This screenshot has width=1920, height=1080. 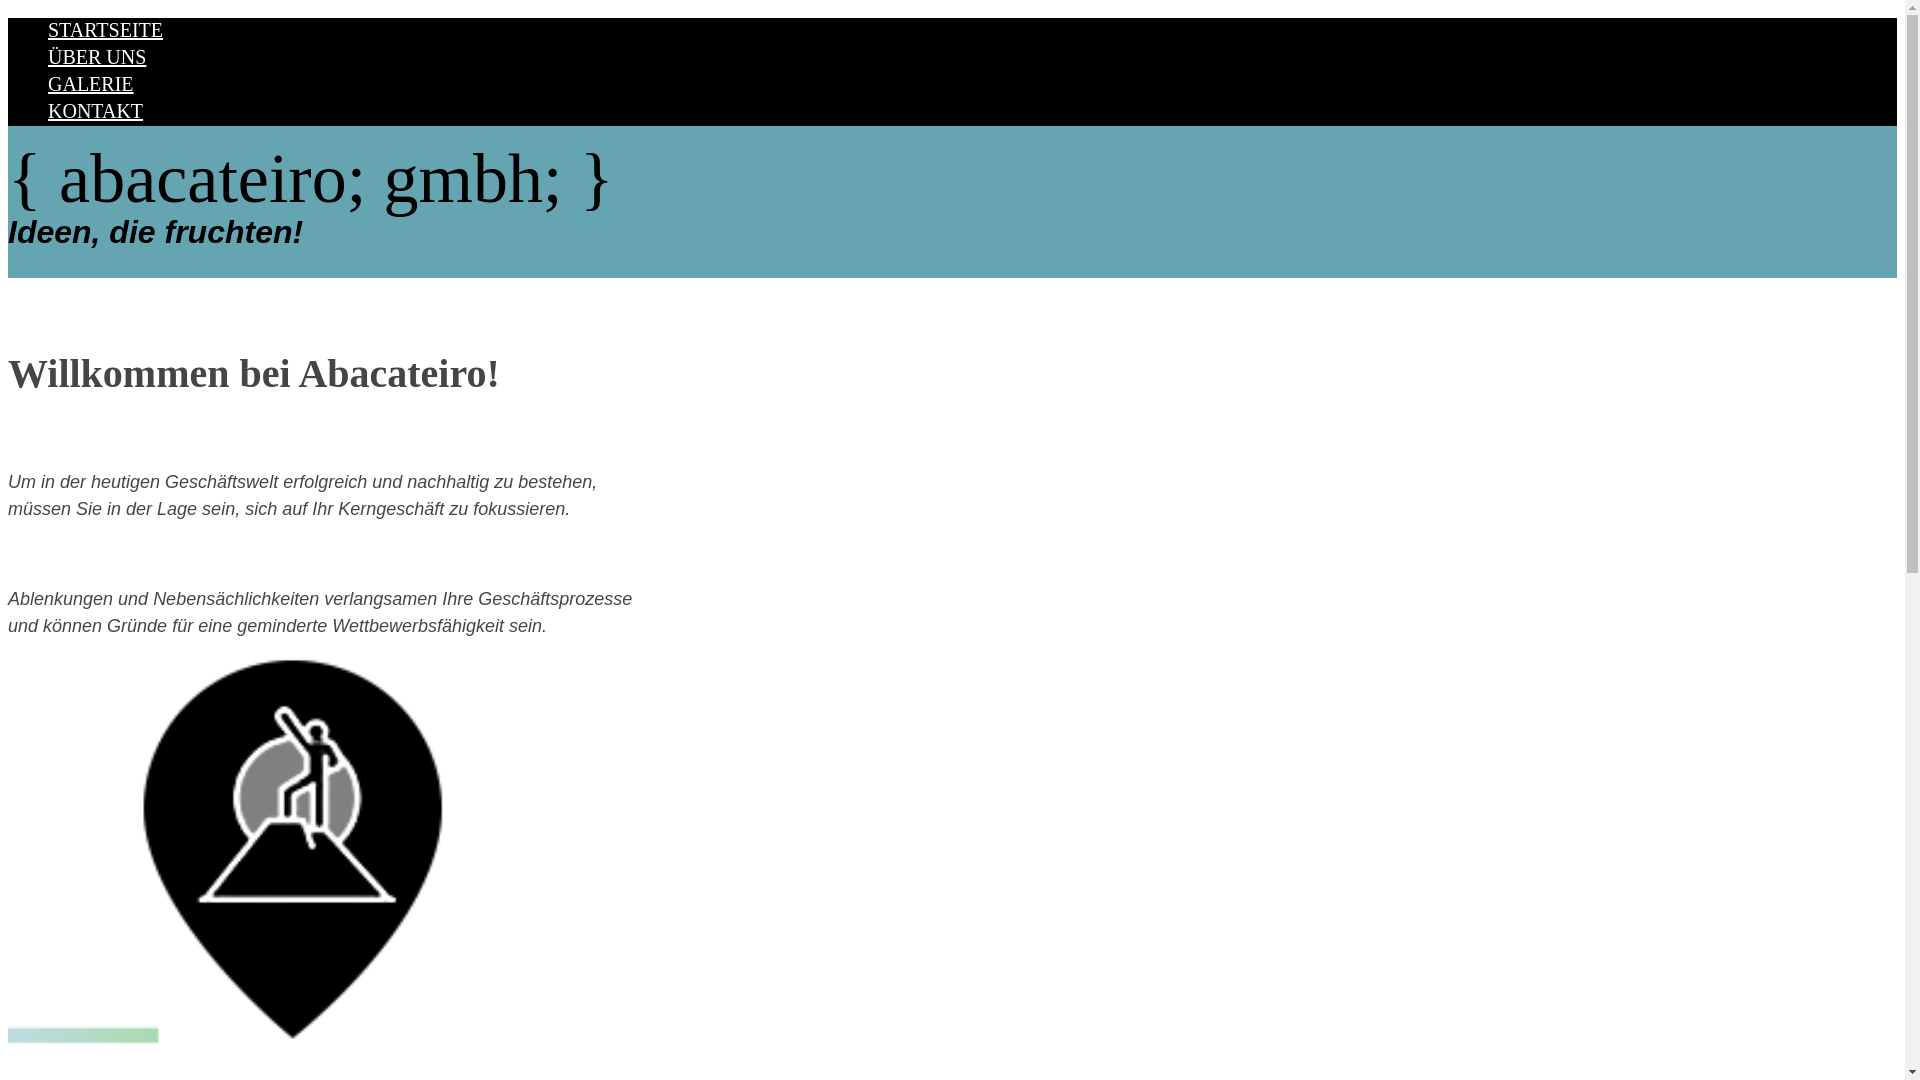 I want to click on 'KONTAKT', so click(x=94, y=111).